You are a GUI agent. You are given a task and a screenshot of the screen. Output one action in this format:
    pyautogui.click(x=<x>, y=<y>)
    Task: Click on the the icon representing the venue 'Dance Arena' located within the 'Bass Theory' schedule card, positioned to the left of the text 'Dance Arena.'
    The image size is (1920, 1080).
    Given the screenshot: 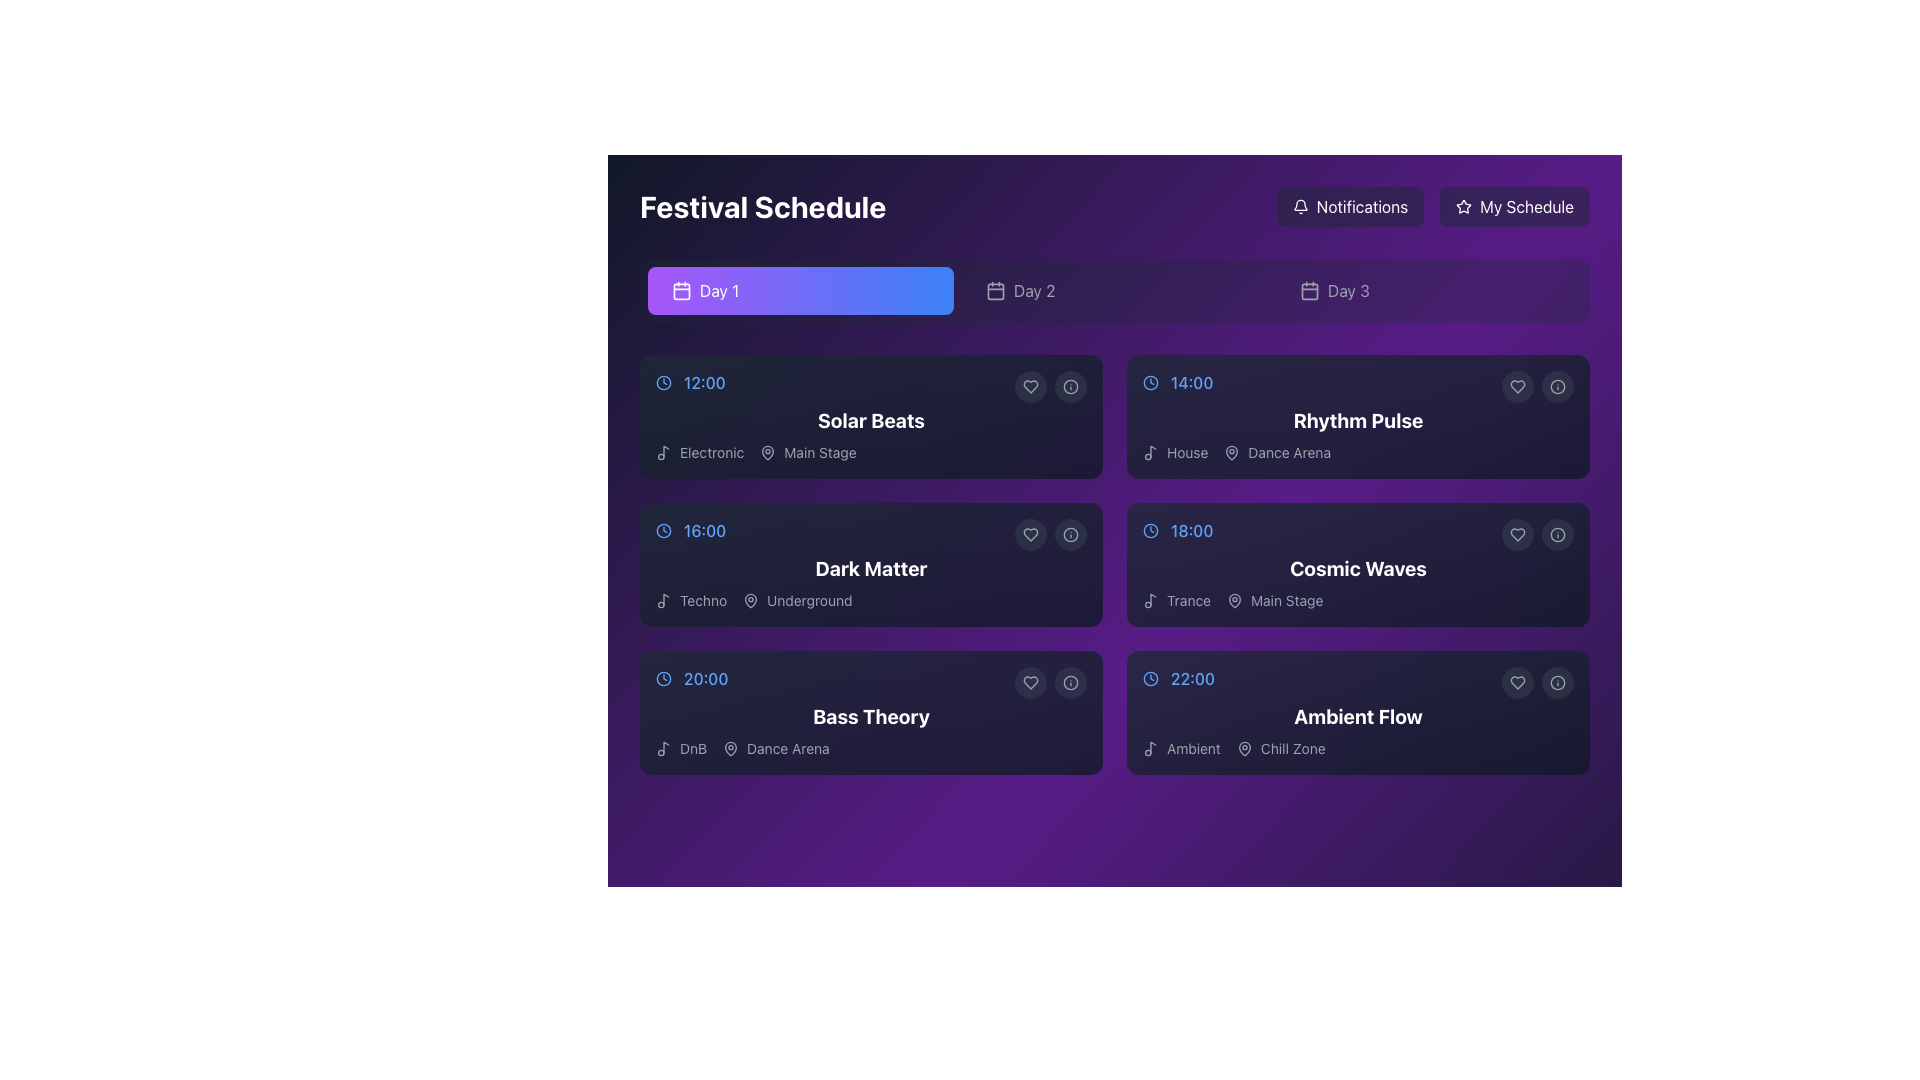 What is the action you would take?
    pyautogui.click(x=730, y=748)
    